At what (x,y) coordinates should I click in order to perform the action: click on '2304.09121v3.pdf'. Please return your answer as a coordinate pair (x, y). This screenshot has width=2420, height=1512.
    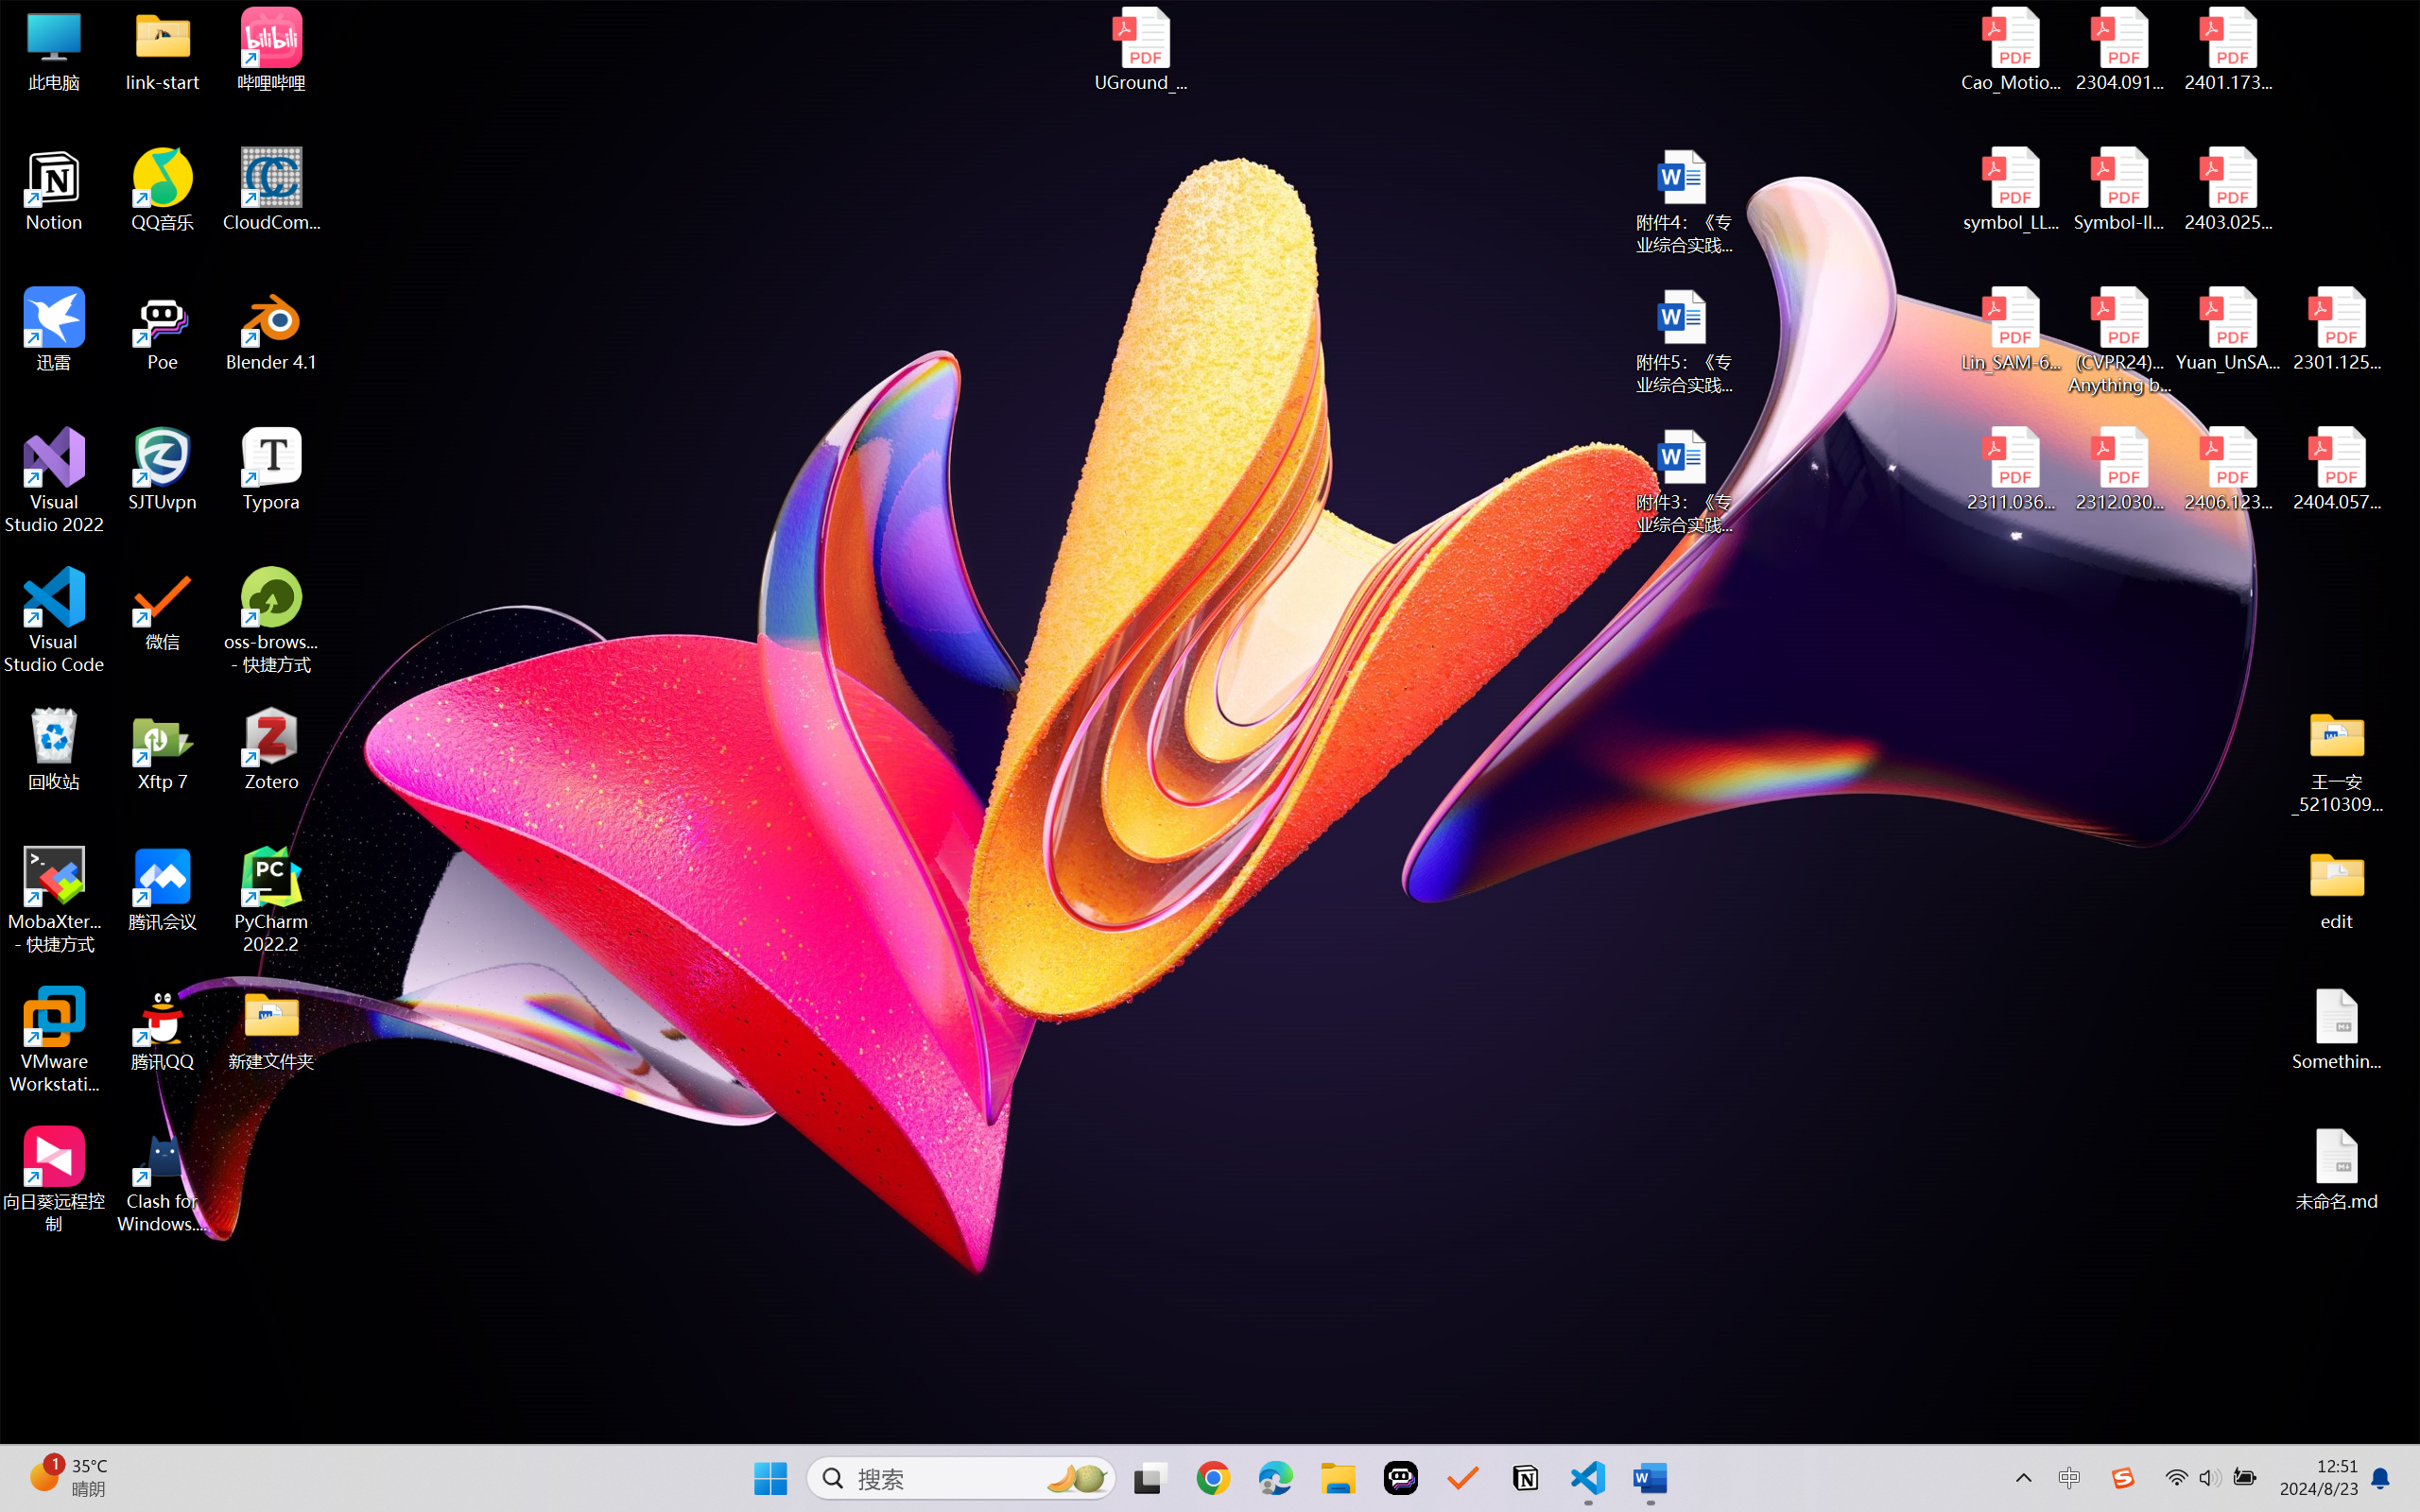
    Looking at the image, I should click on (2118, 49).